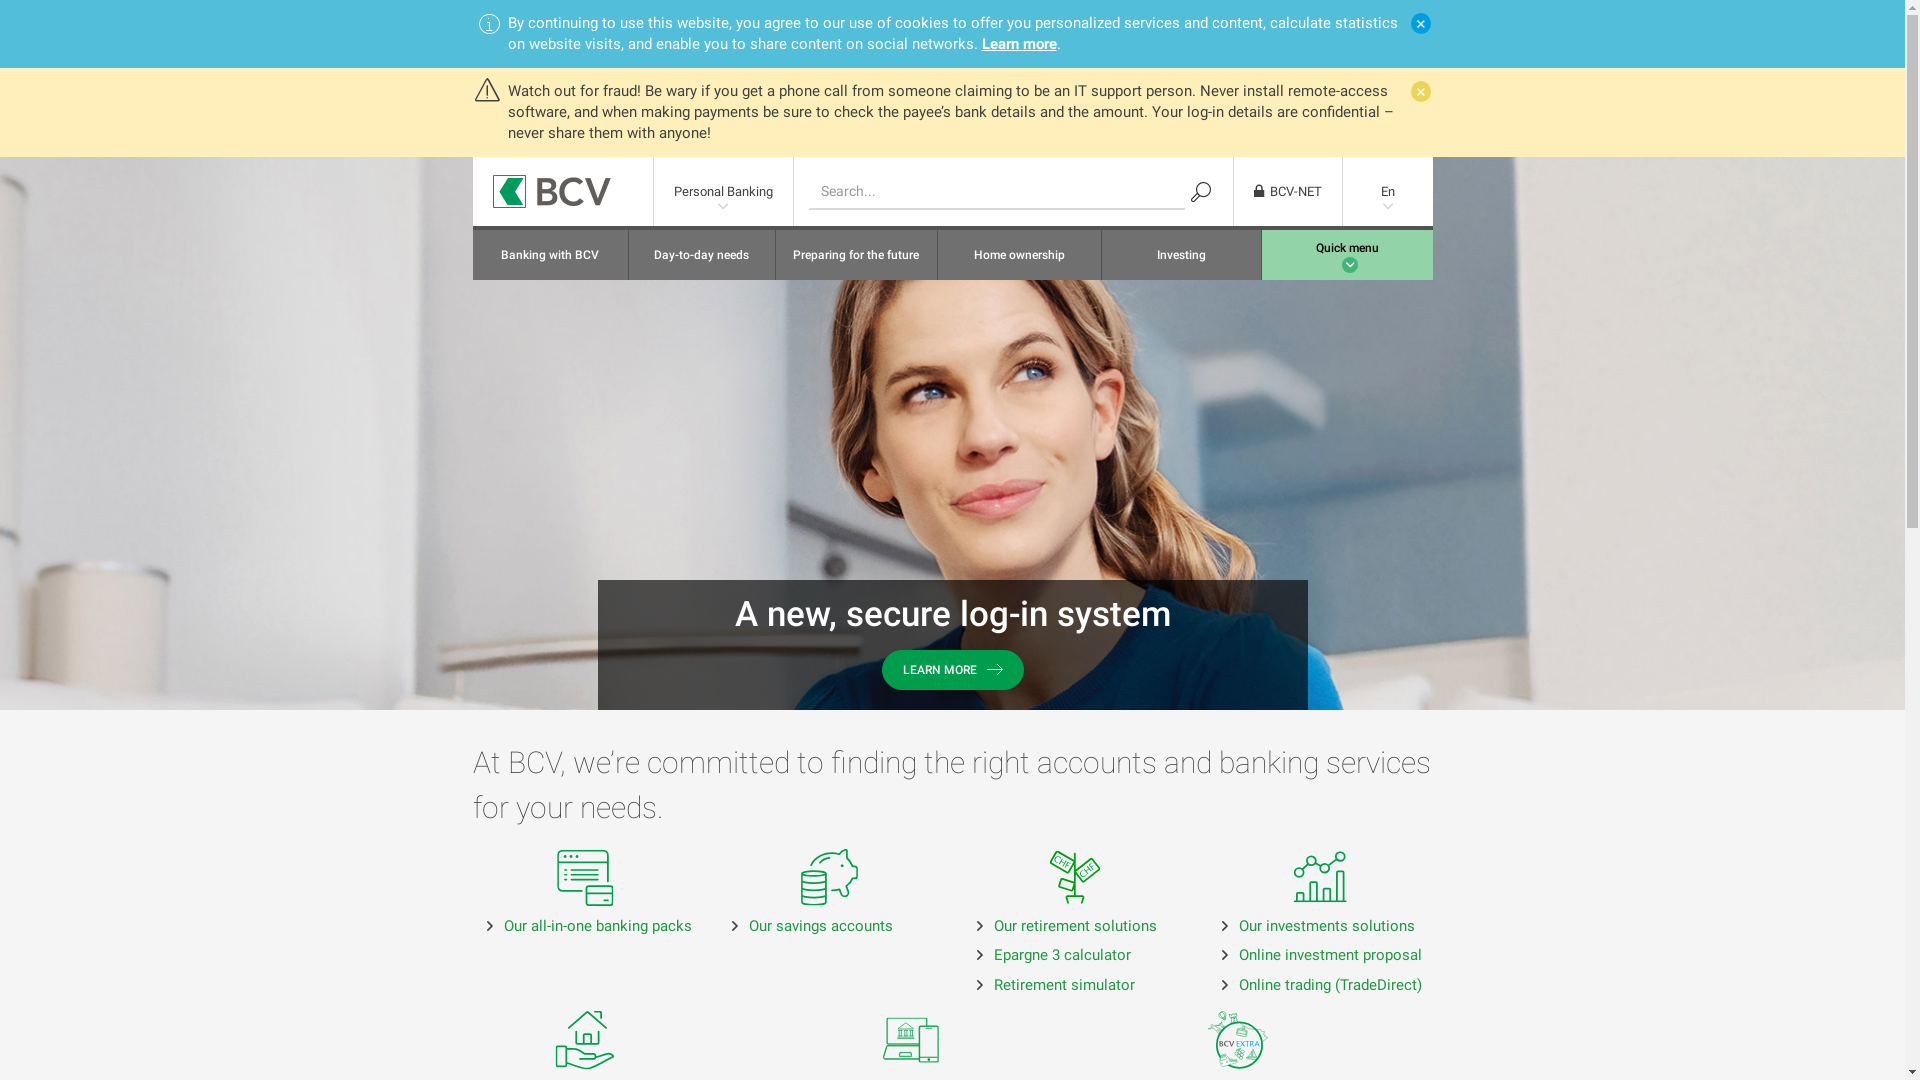 This screenshot has width=1920, height=1080. I want to click on 'Our savings accounts', so click(820, 925).